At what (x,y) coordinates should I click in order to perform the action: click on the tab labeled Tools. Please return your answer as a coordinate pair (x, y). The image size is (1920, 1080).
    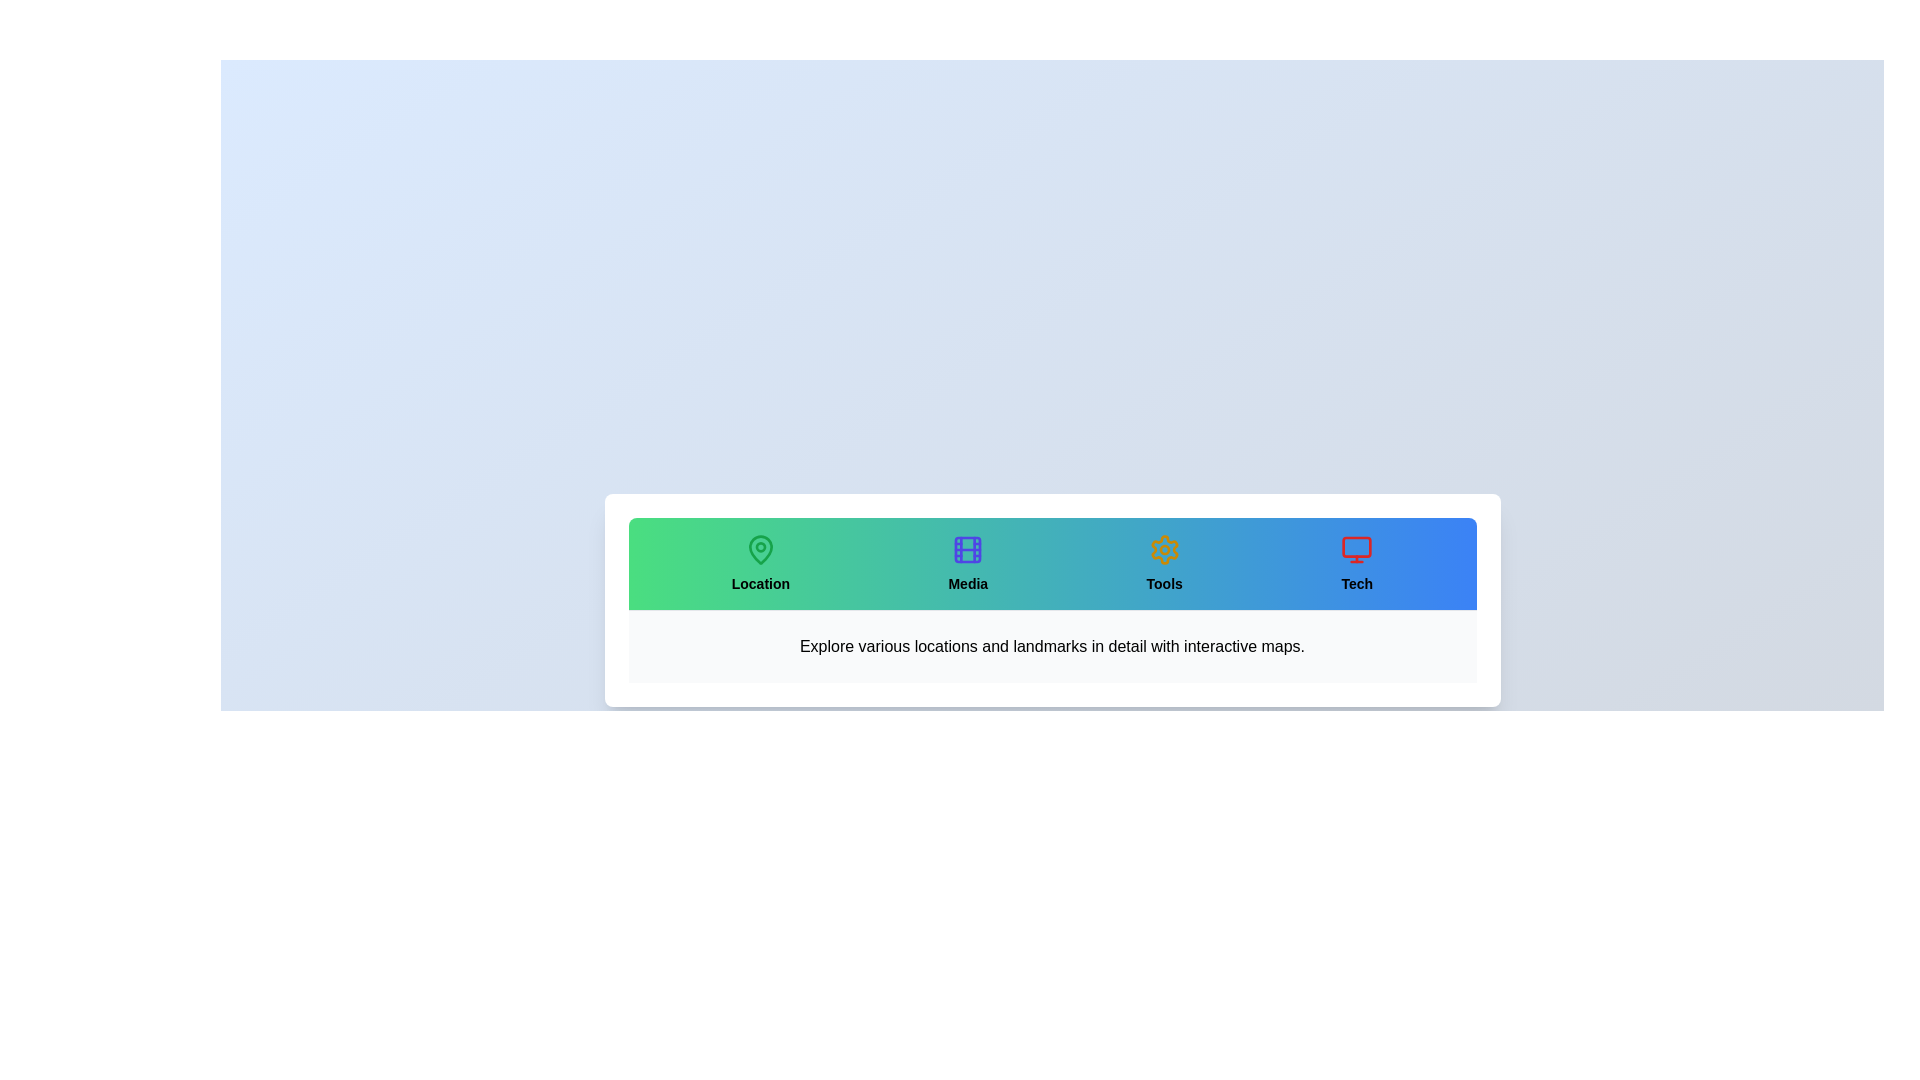
    Looking at the image, I should click on (1164, 563).